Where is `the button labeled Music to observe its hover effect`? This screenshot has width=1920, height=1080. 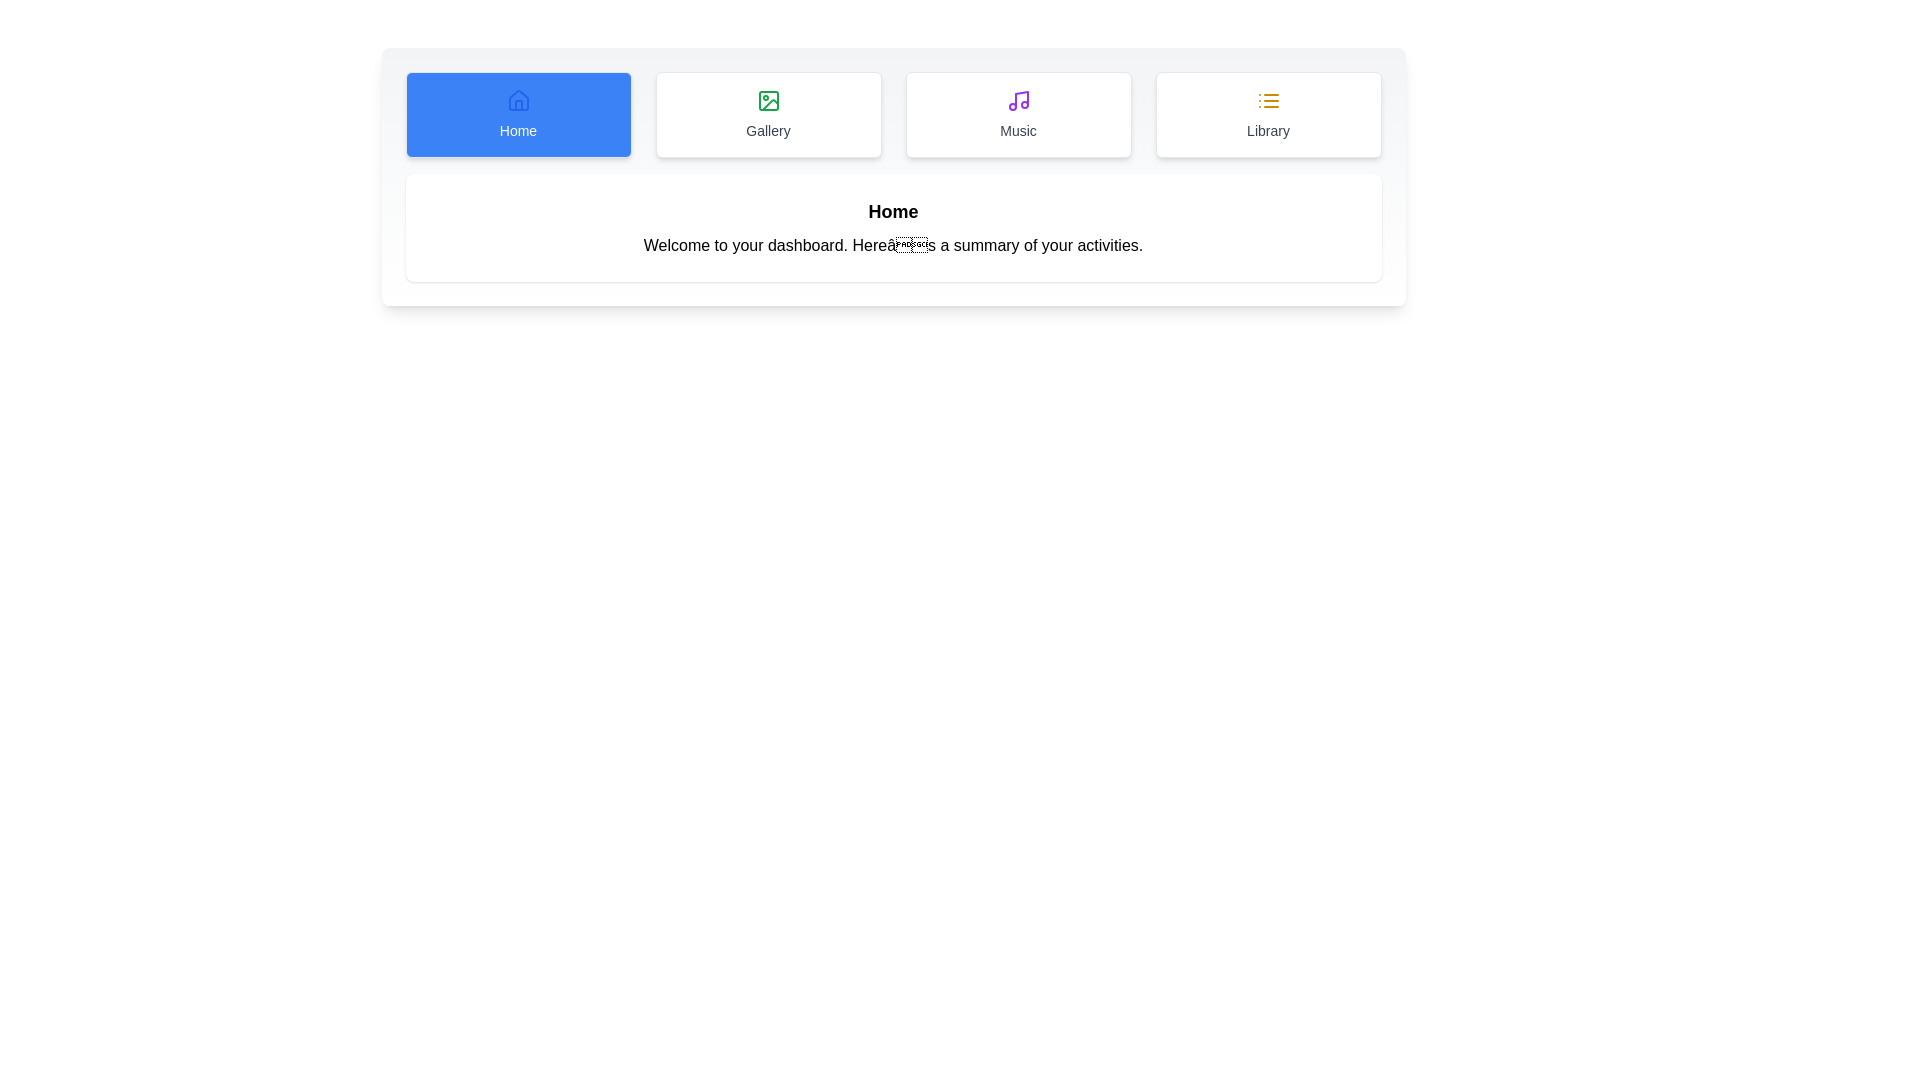 the button labeled Music to observe its hover effect is located at coordinates (1018, 115).